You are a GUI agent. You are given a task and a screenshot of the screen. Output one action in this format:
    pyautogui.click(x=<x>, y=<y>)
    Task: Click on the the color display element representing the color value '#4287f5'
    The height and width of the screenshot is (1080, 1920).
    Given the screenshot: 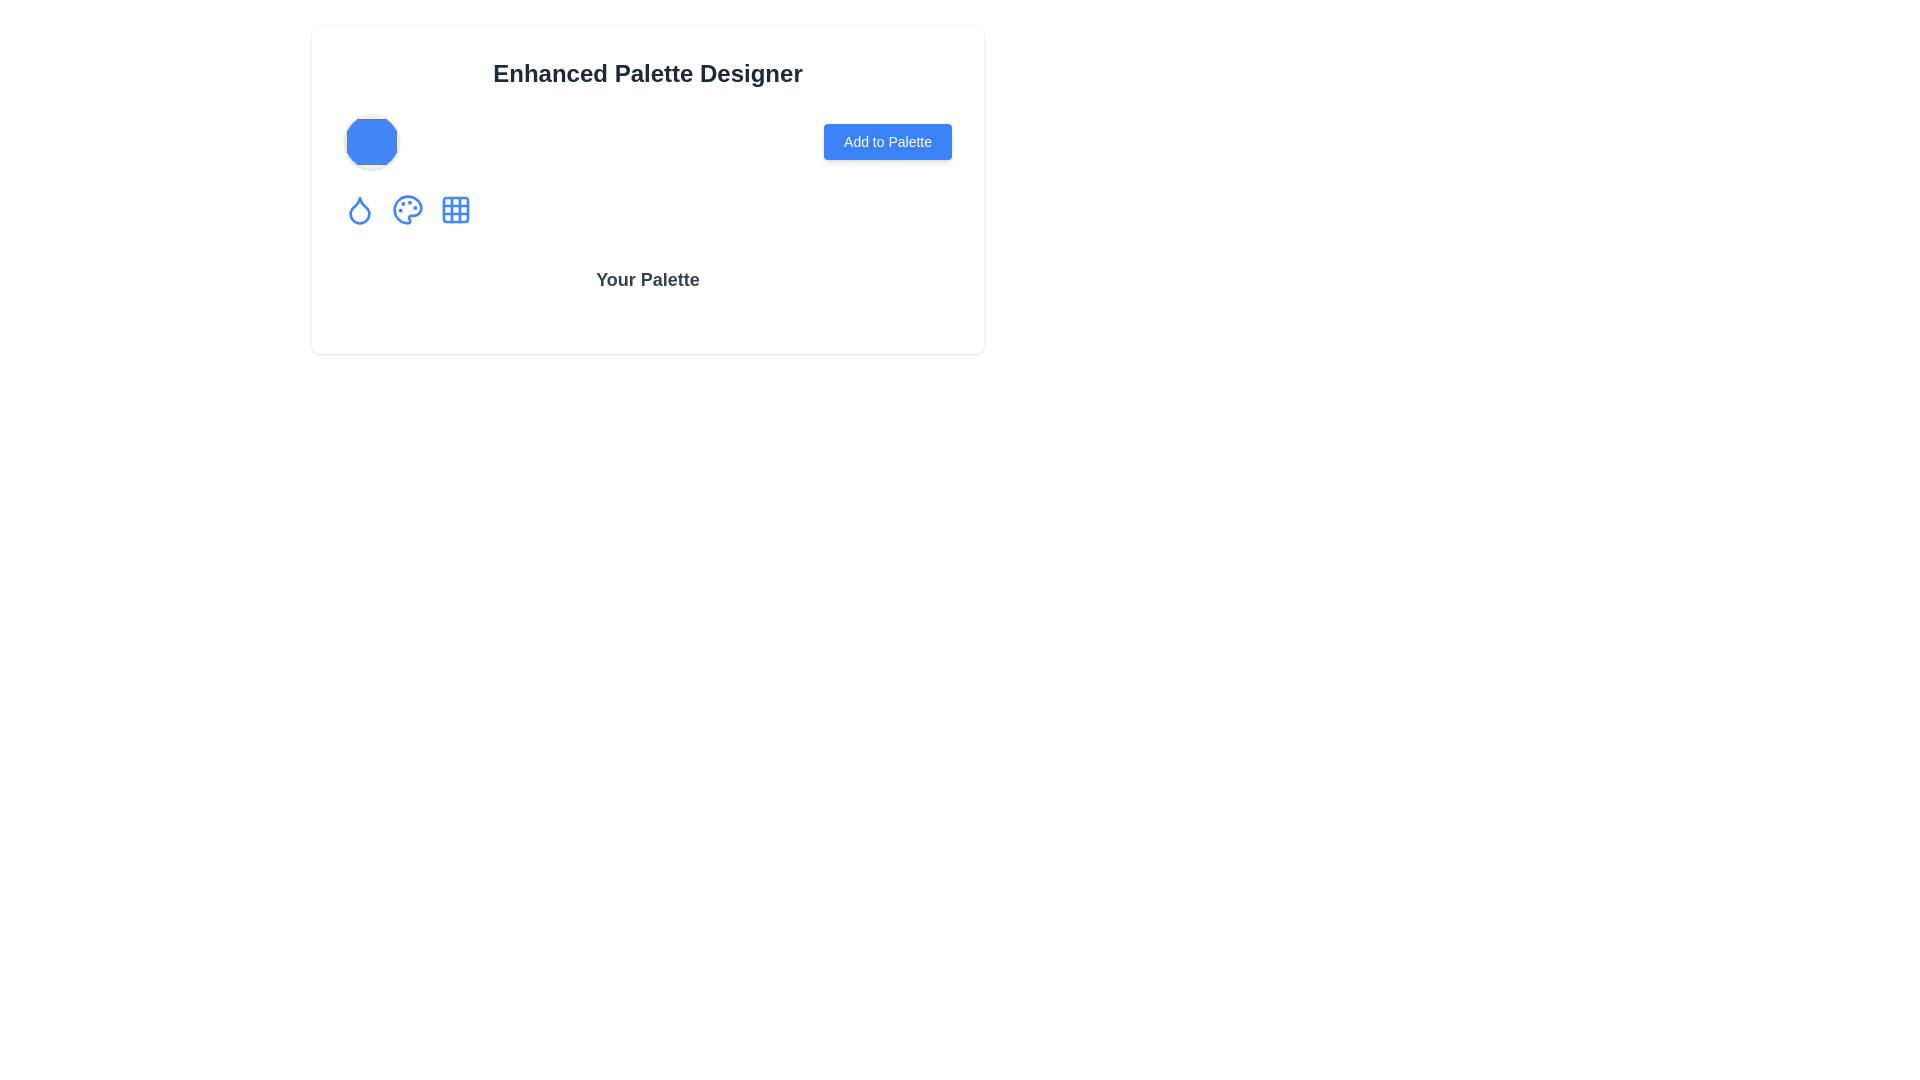 What is the action you would take?
    pyautogui.click(x=372, y=141)
    